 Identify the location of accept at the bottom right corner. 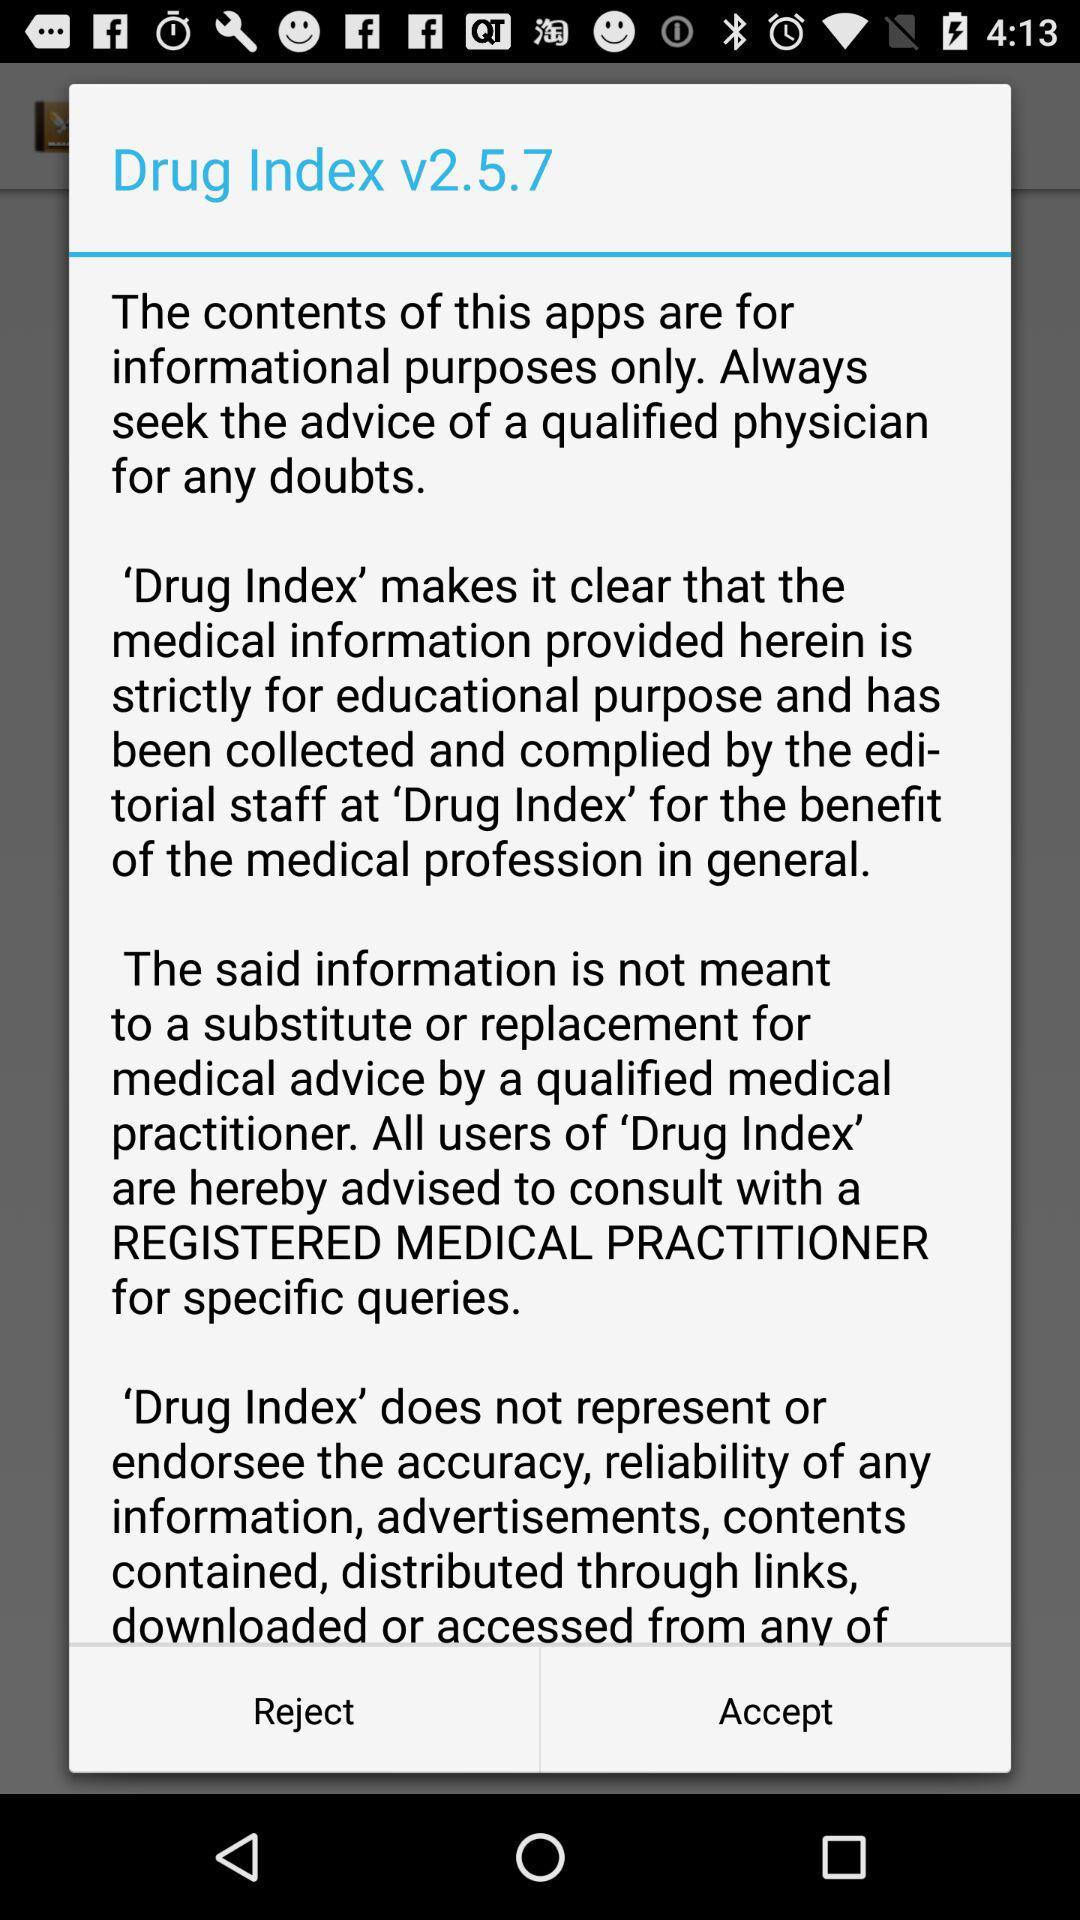
(774, 1708).